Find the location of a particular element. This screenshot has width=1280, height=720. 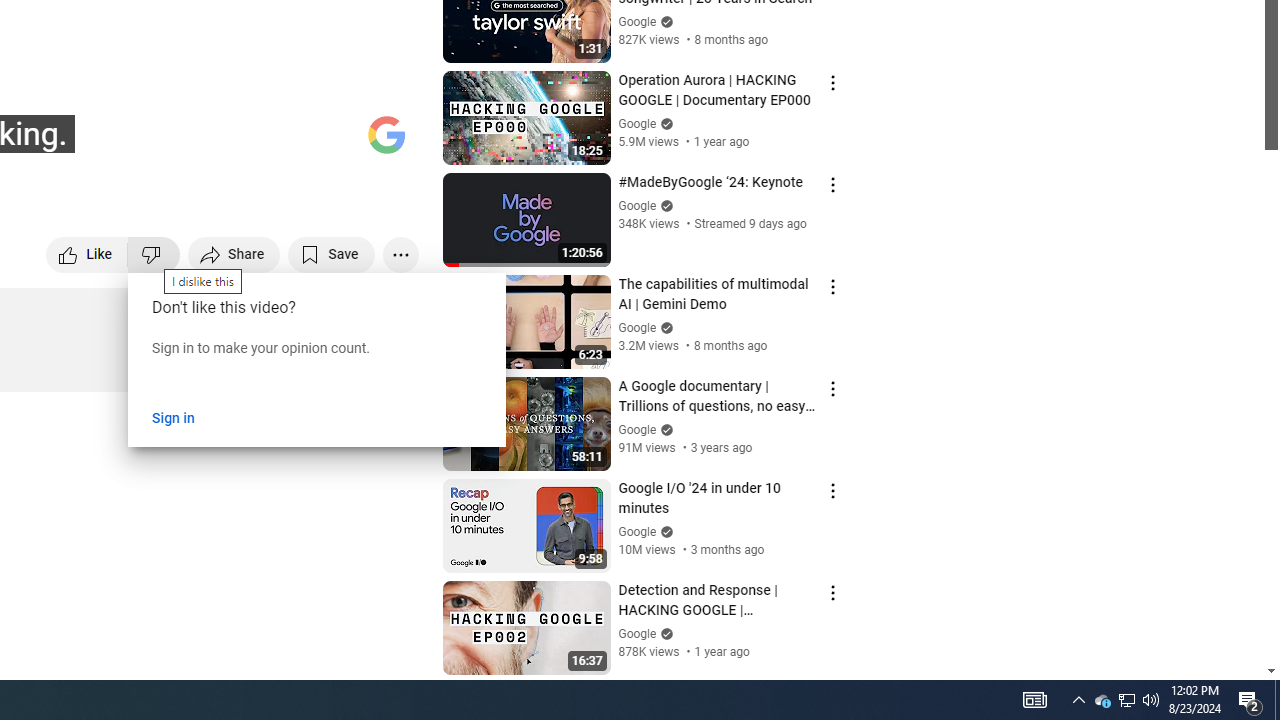

'Share' is located at coordinates (234, 253).